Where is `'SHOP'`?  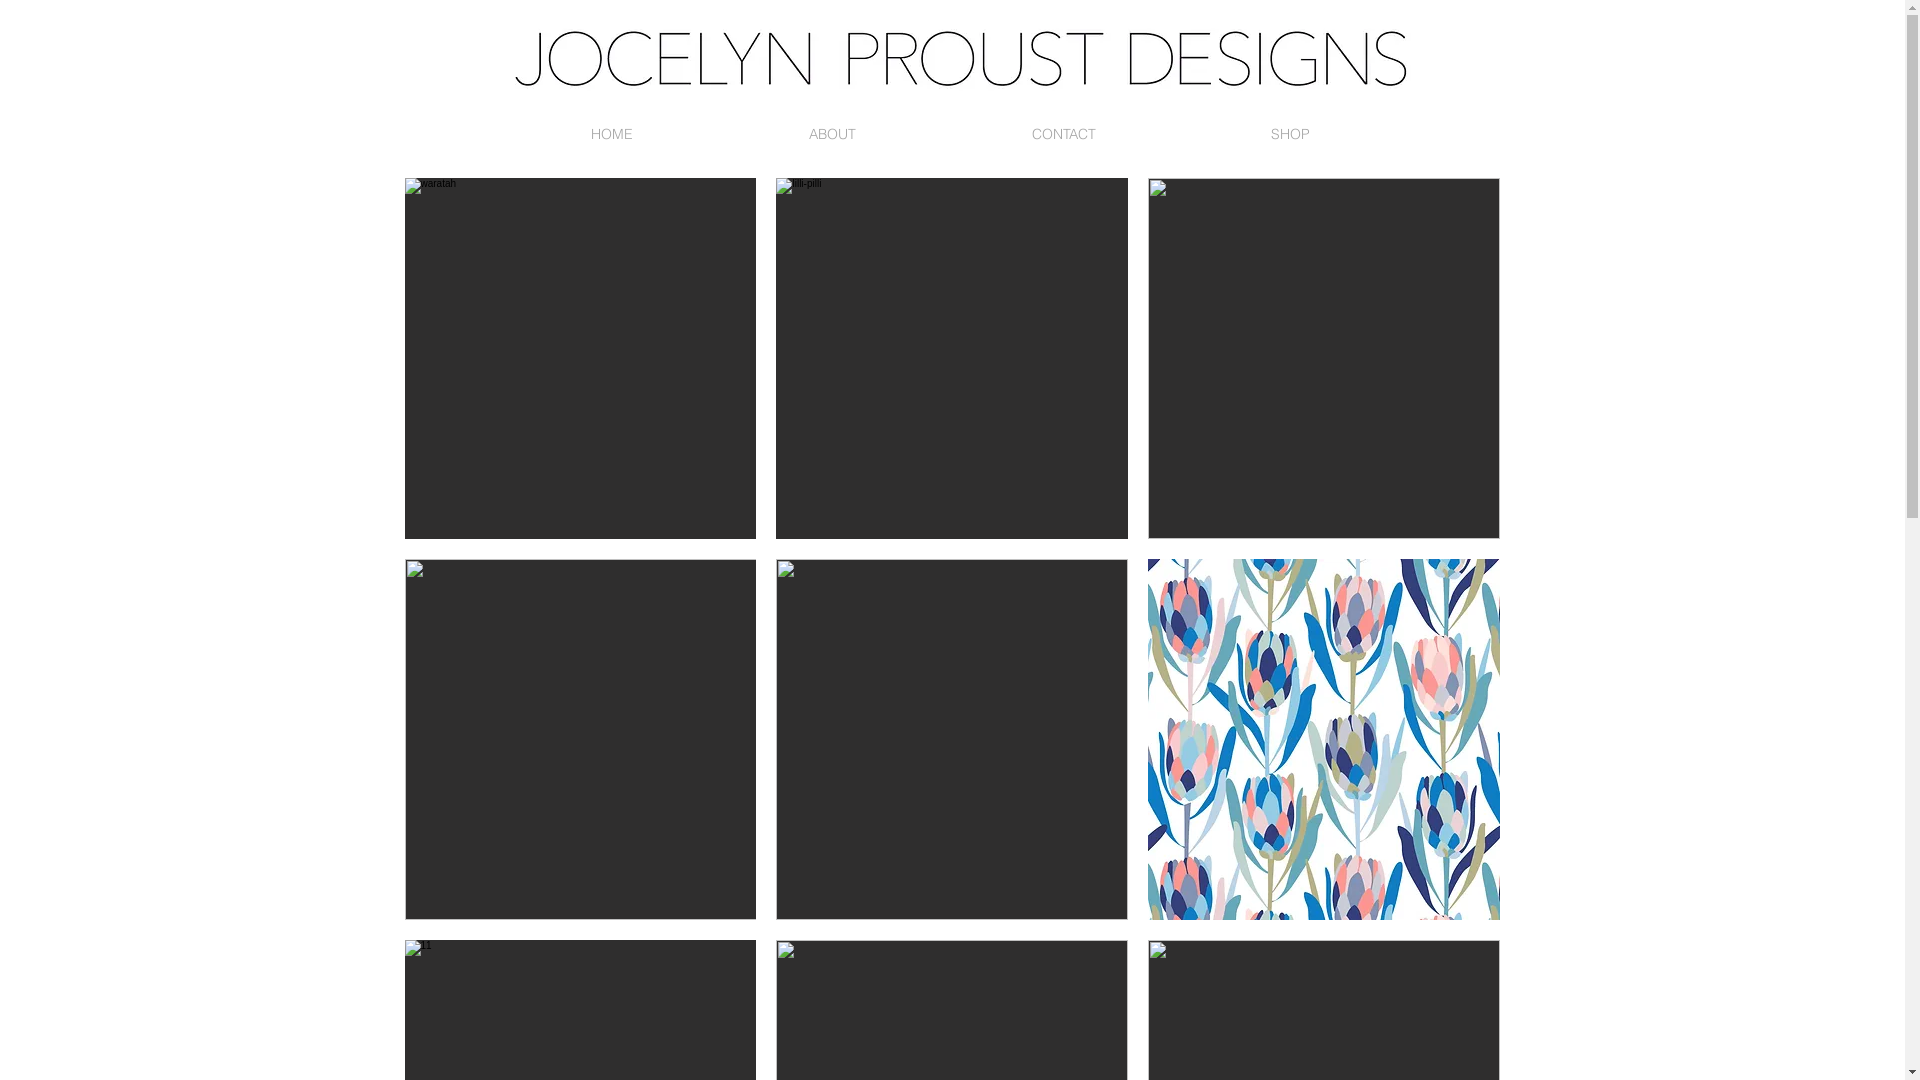
'SHOP' is located at coordinates (1291, 134).